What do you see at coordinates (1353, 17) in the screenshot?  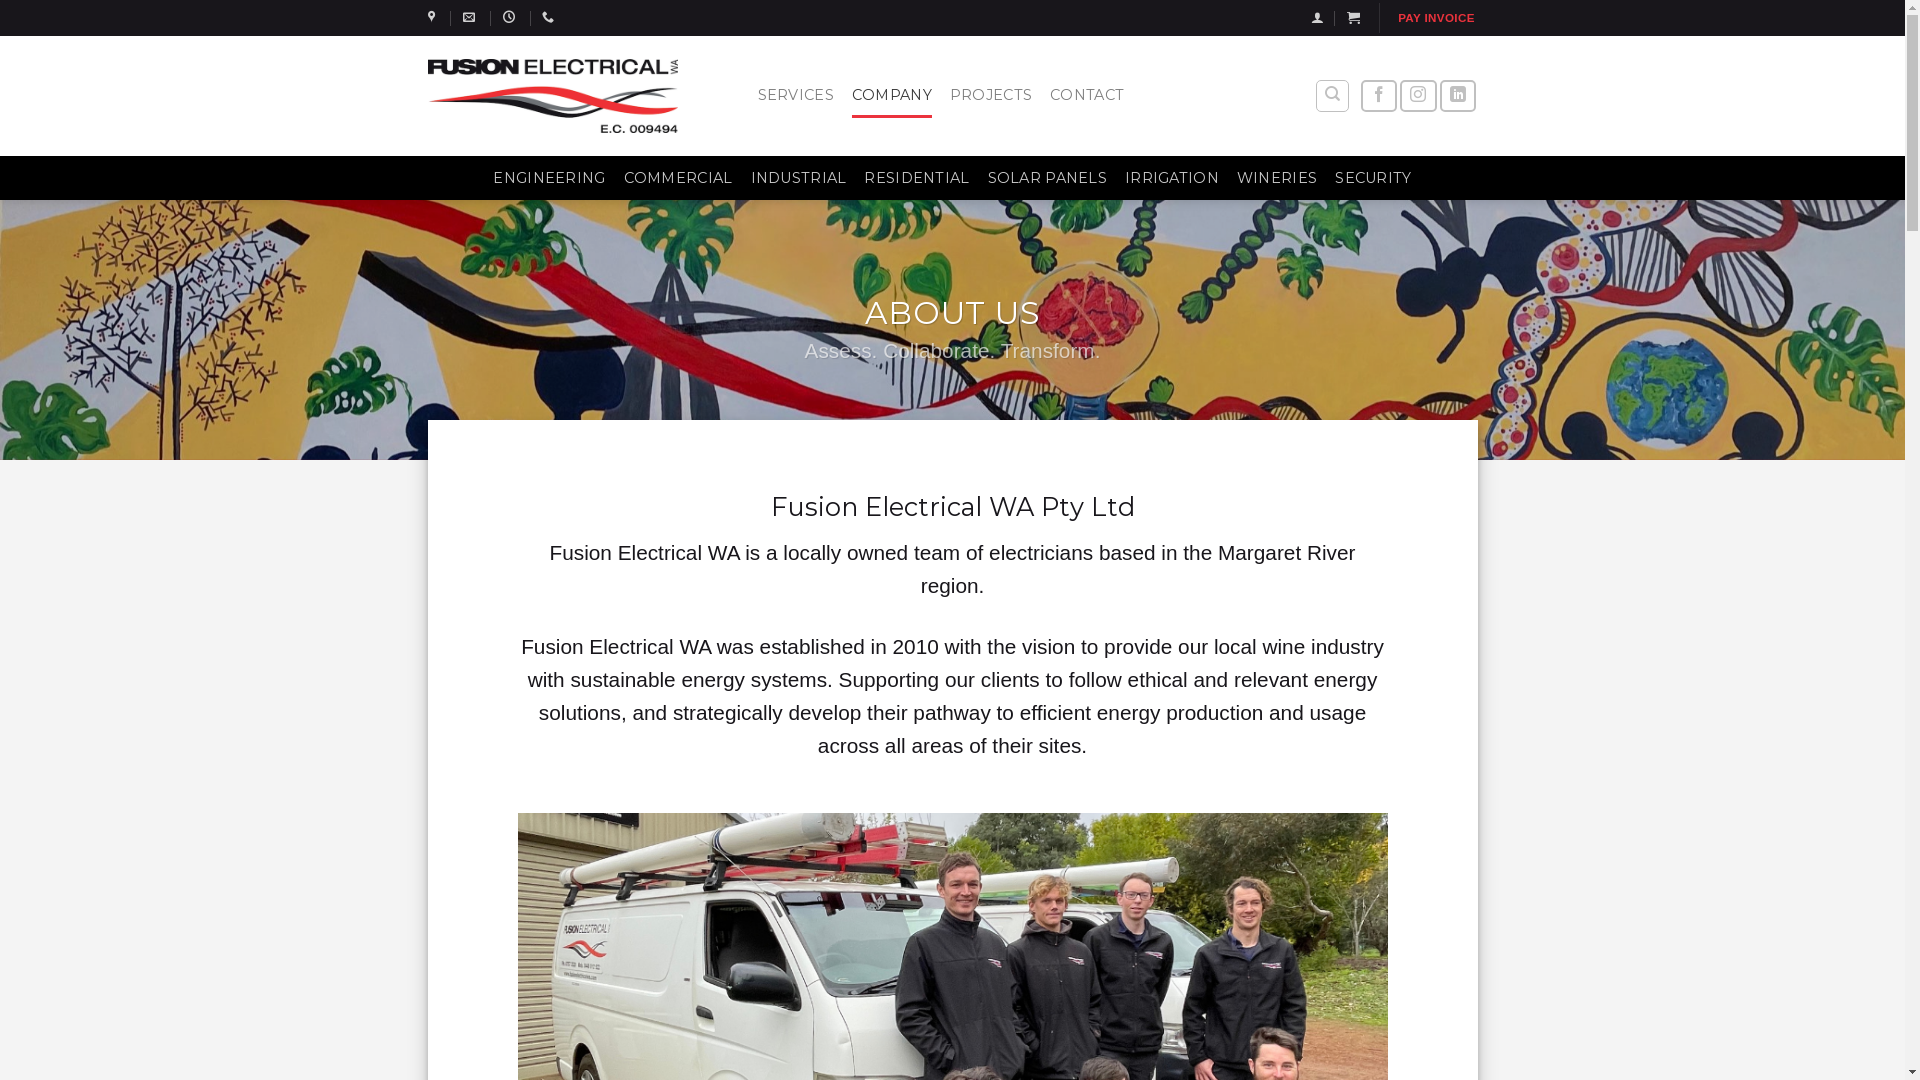 I see `'Cart'` at bounding box center [1353, 17].